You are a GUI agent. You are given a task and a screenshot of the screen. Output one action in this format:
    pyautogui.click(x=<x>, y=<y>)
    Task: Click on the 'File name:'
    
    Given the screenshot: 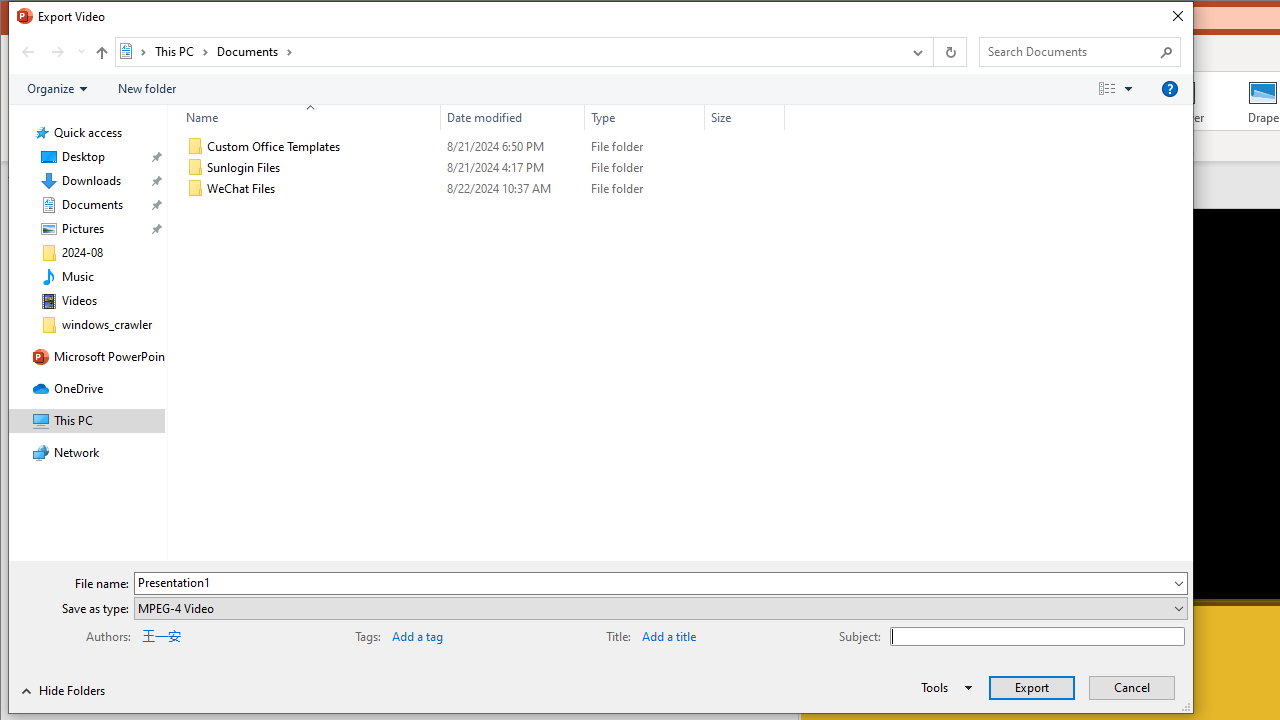 What is the action you would take?
    pyautogui.click(x=661, y=583)
    